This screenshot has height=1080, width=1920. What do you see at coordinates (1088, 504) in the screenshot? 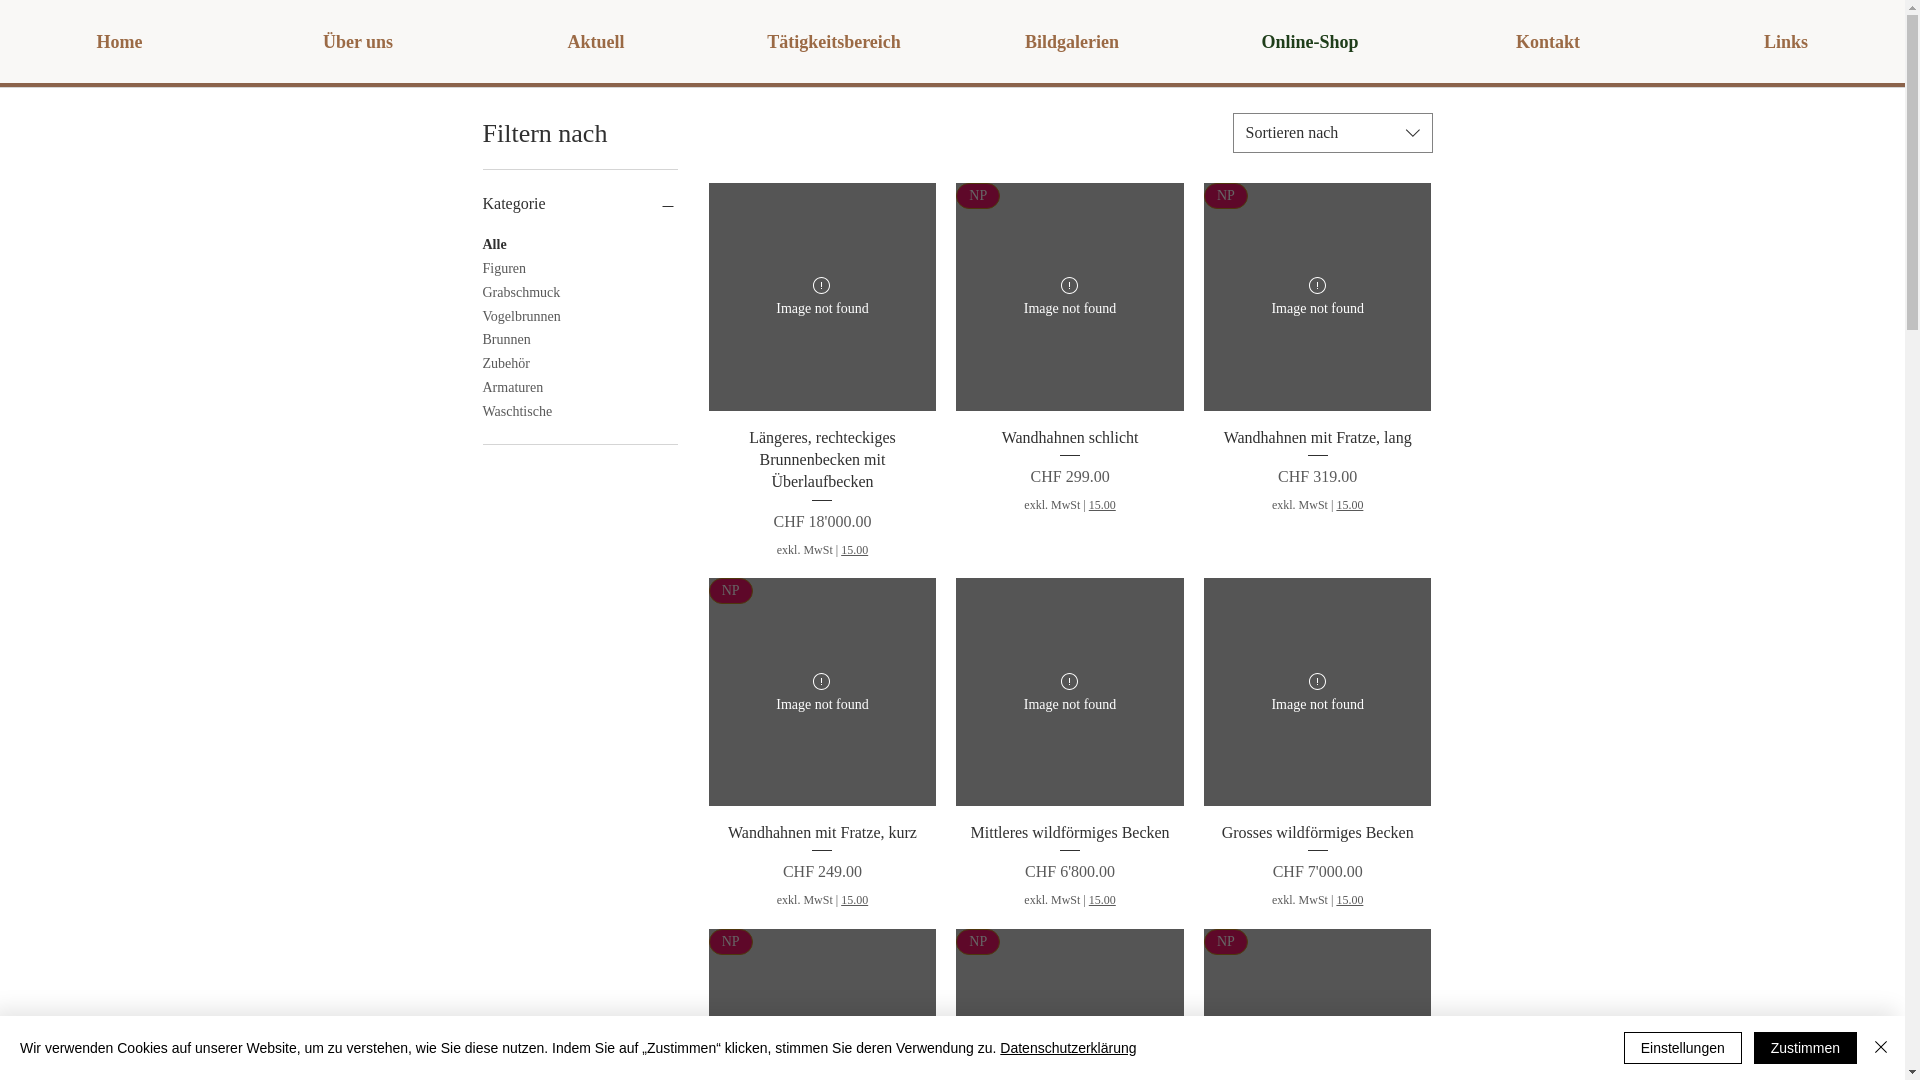
I see `'15.00'` at bounding box center [1088, 504].